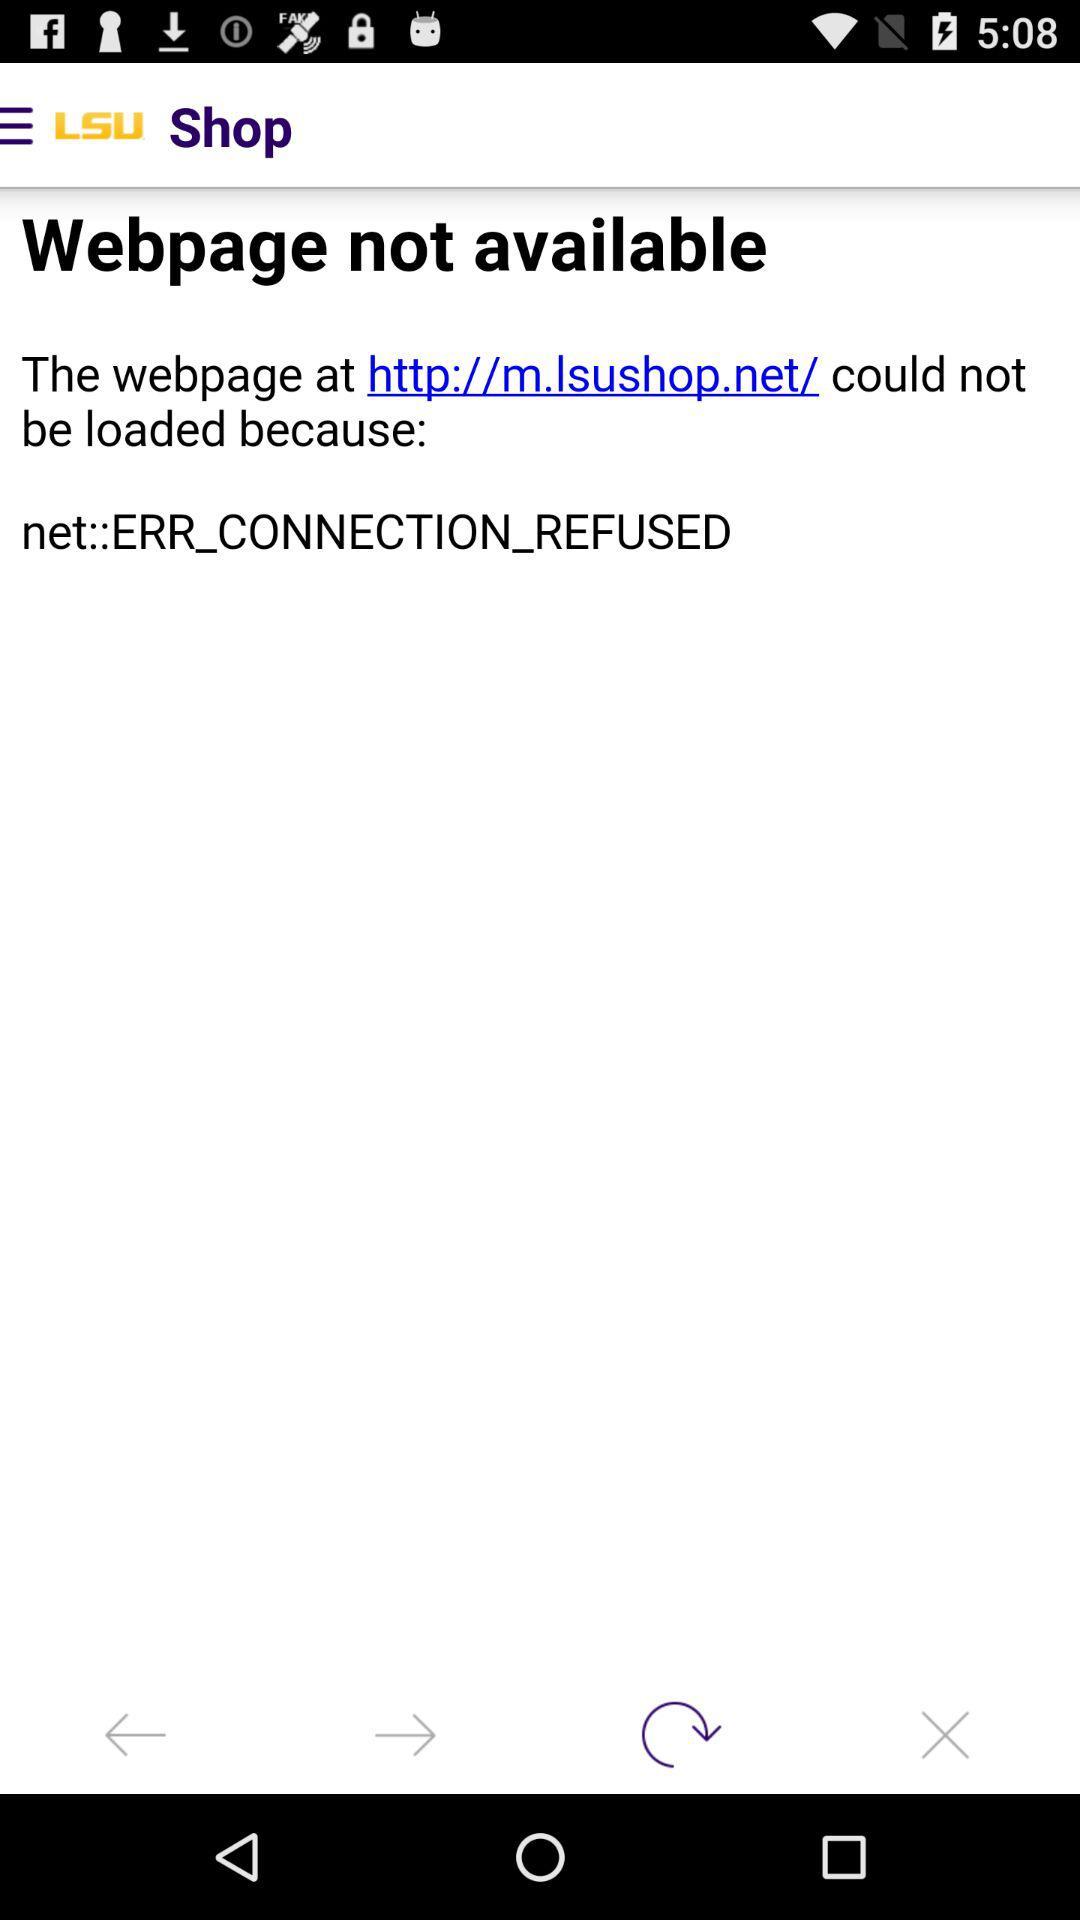  Describe the element at coordinates (540, 931) in the screenshot. I see `website page` at that location.